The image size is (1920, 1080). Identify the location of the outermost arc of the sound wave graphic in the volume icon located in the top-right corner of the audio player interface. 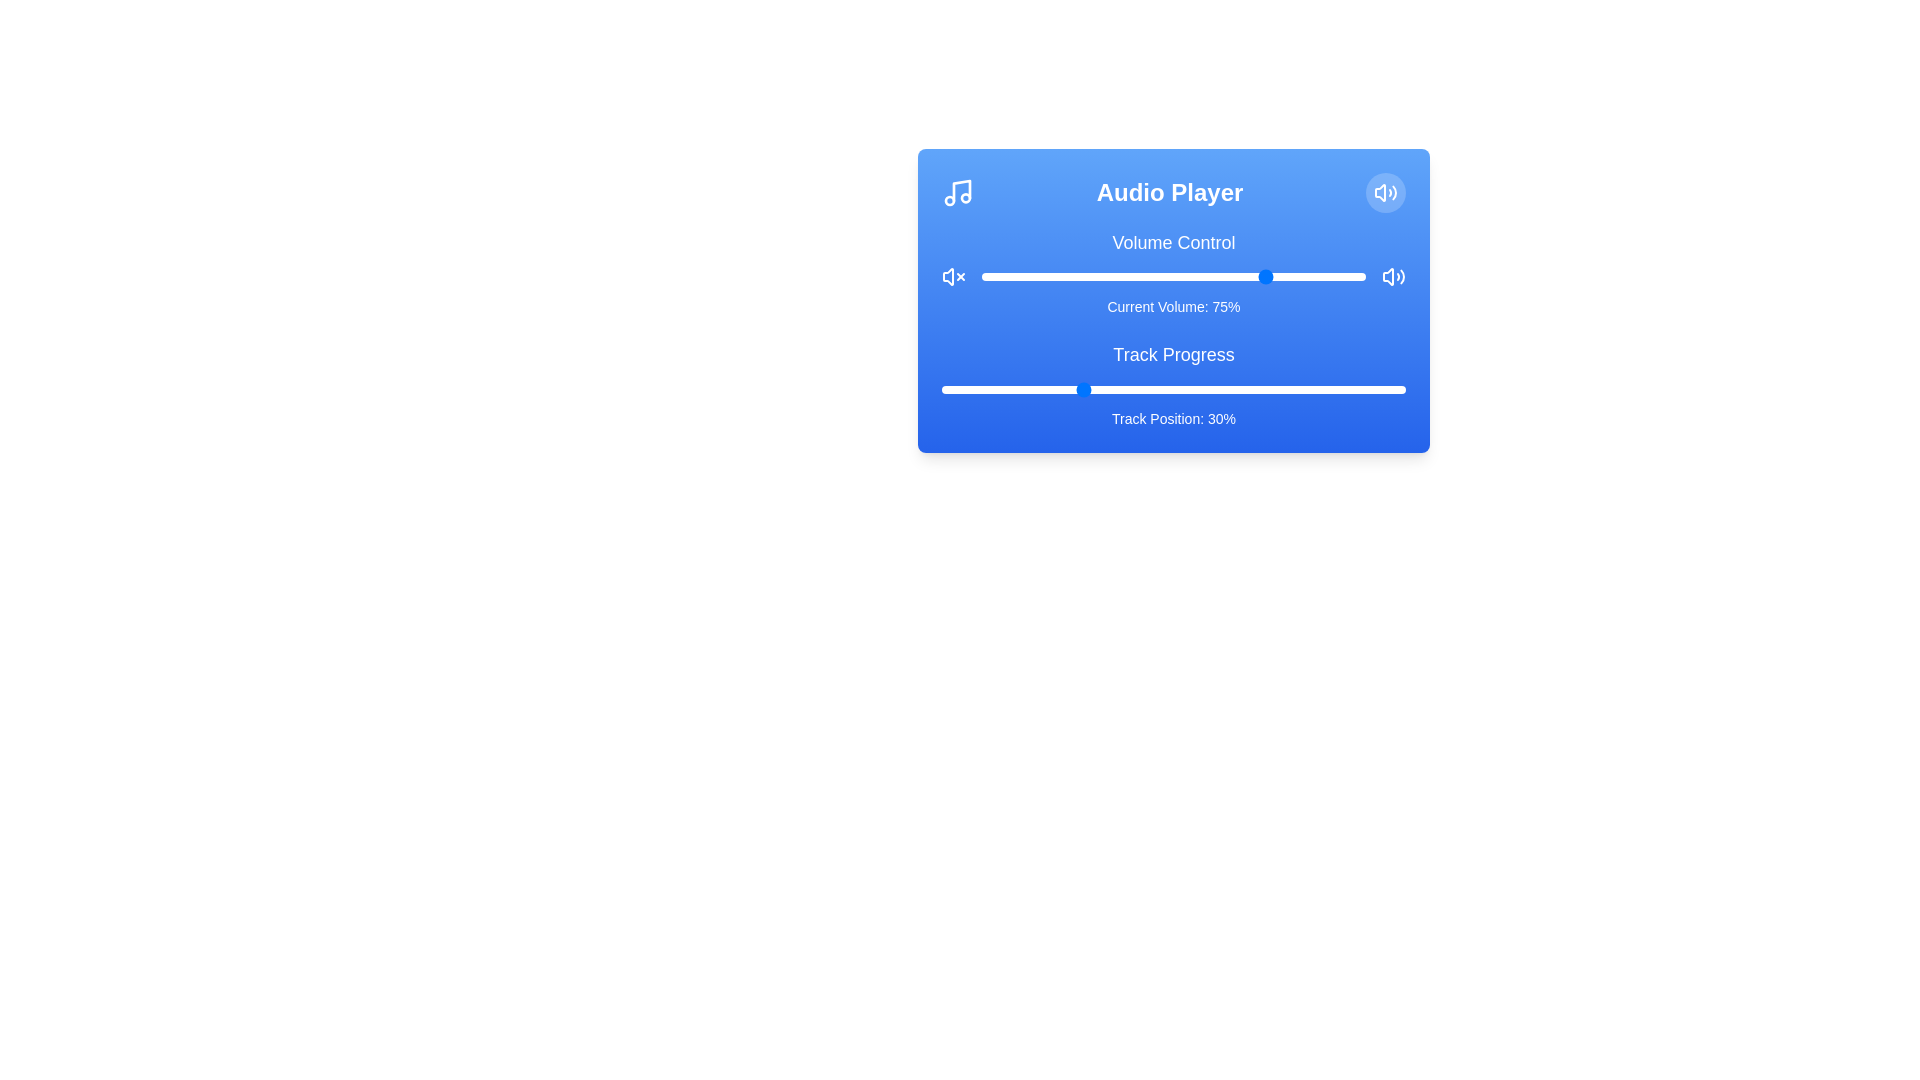
(1393, 192).